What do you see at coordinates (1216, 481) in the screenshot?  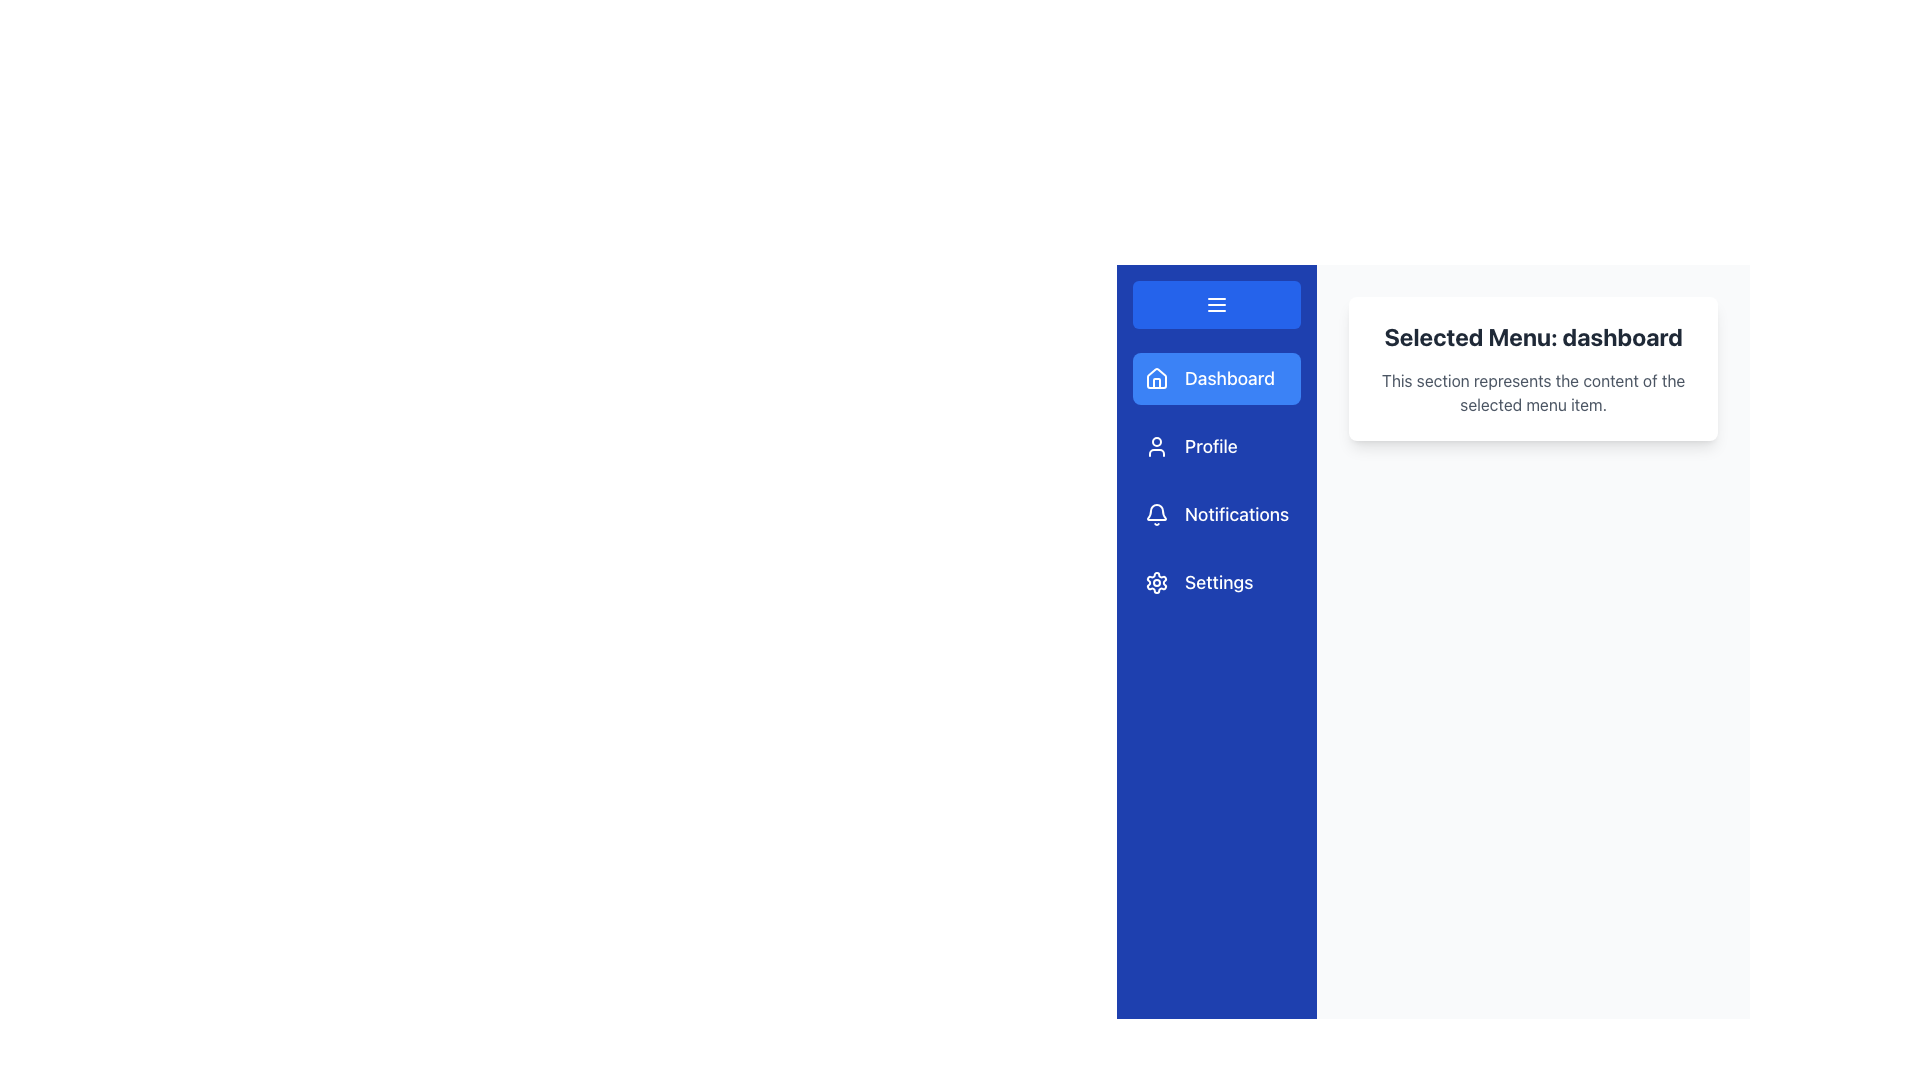 I see `the vertical navigation menu item located in the leftmost vertical sidebar of the interface` at bounding box center [1216, 481].